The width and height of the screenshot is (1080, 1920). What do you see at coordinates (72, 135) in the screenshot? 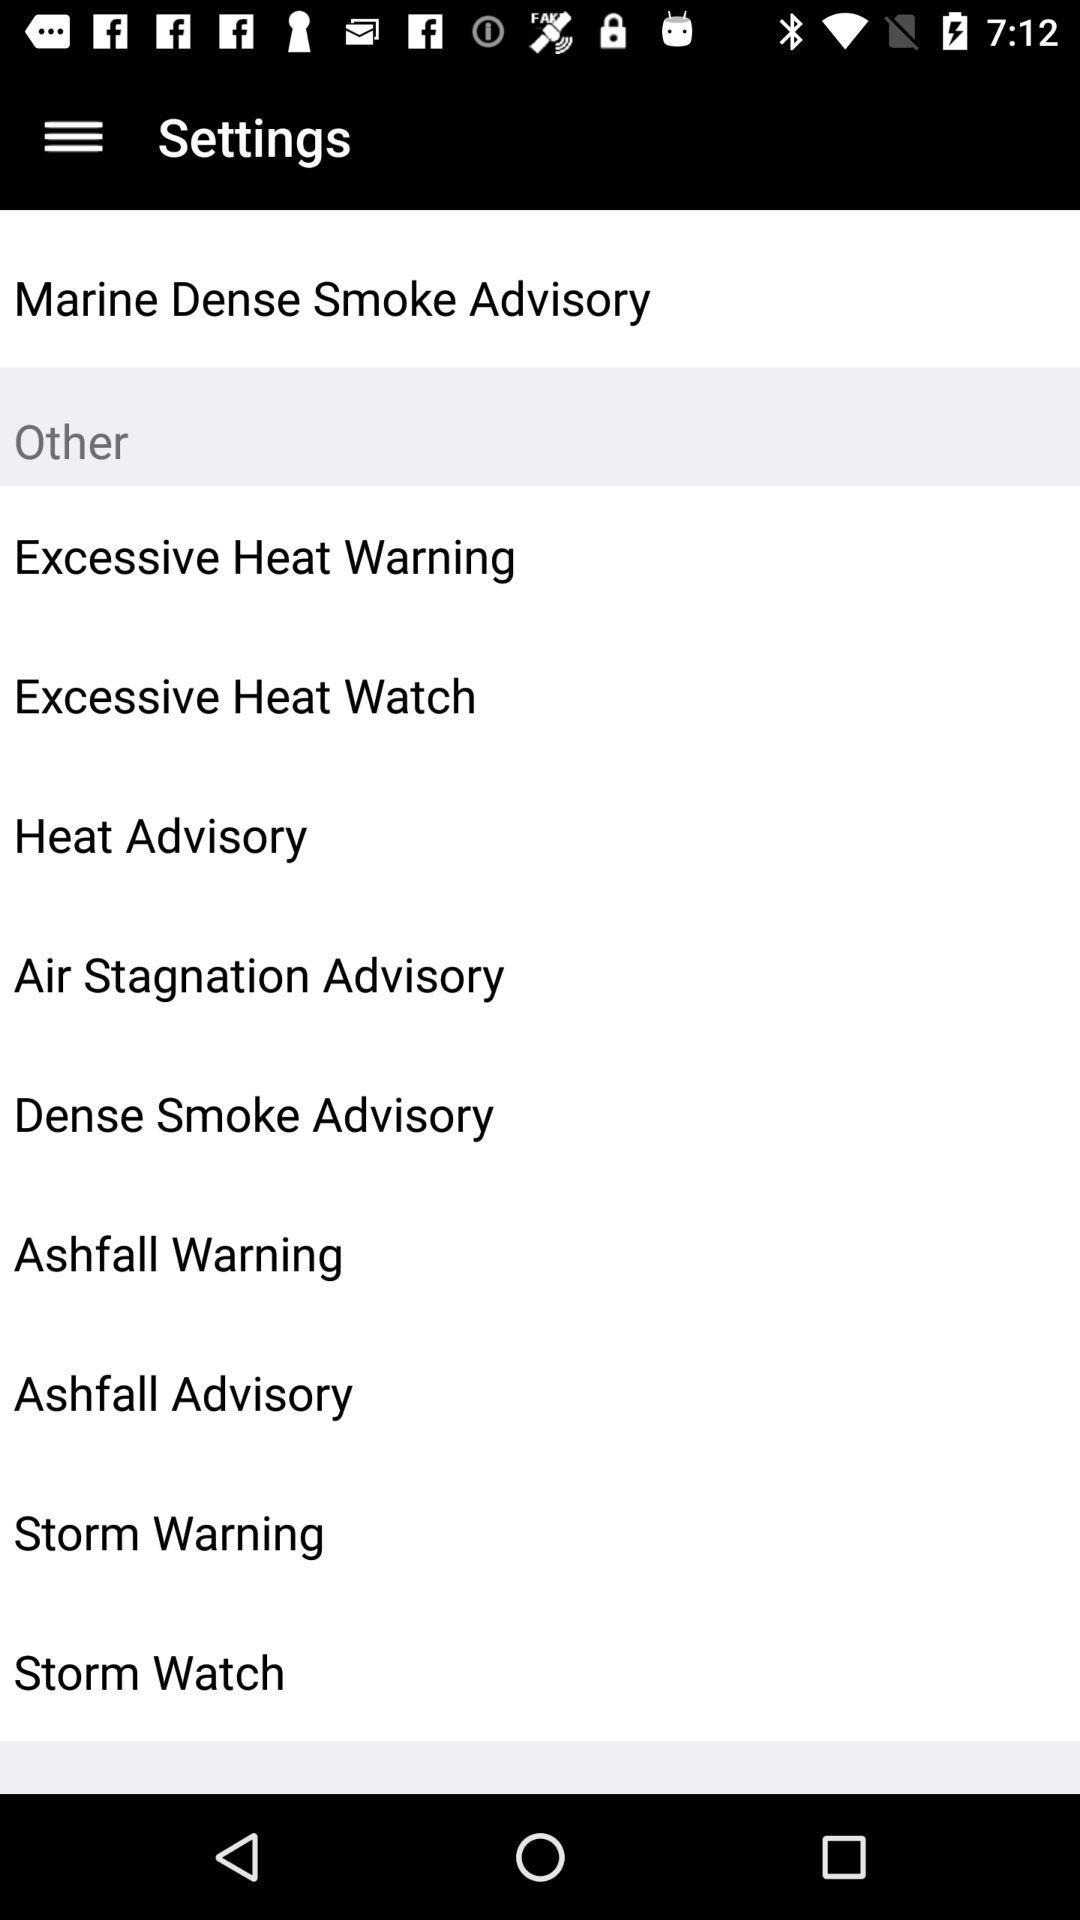
I see `menu` at bounding box center [72, 135].